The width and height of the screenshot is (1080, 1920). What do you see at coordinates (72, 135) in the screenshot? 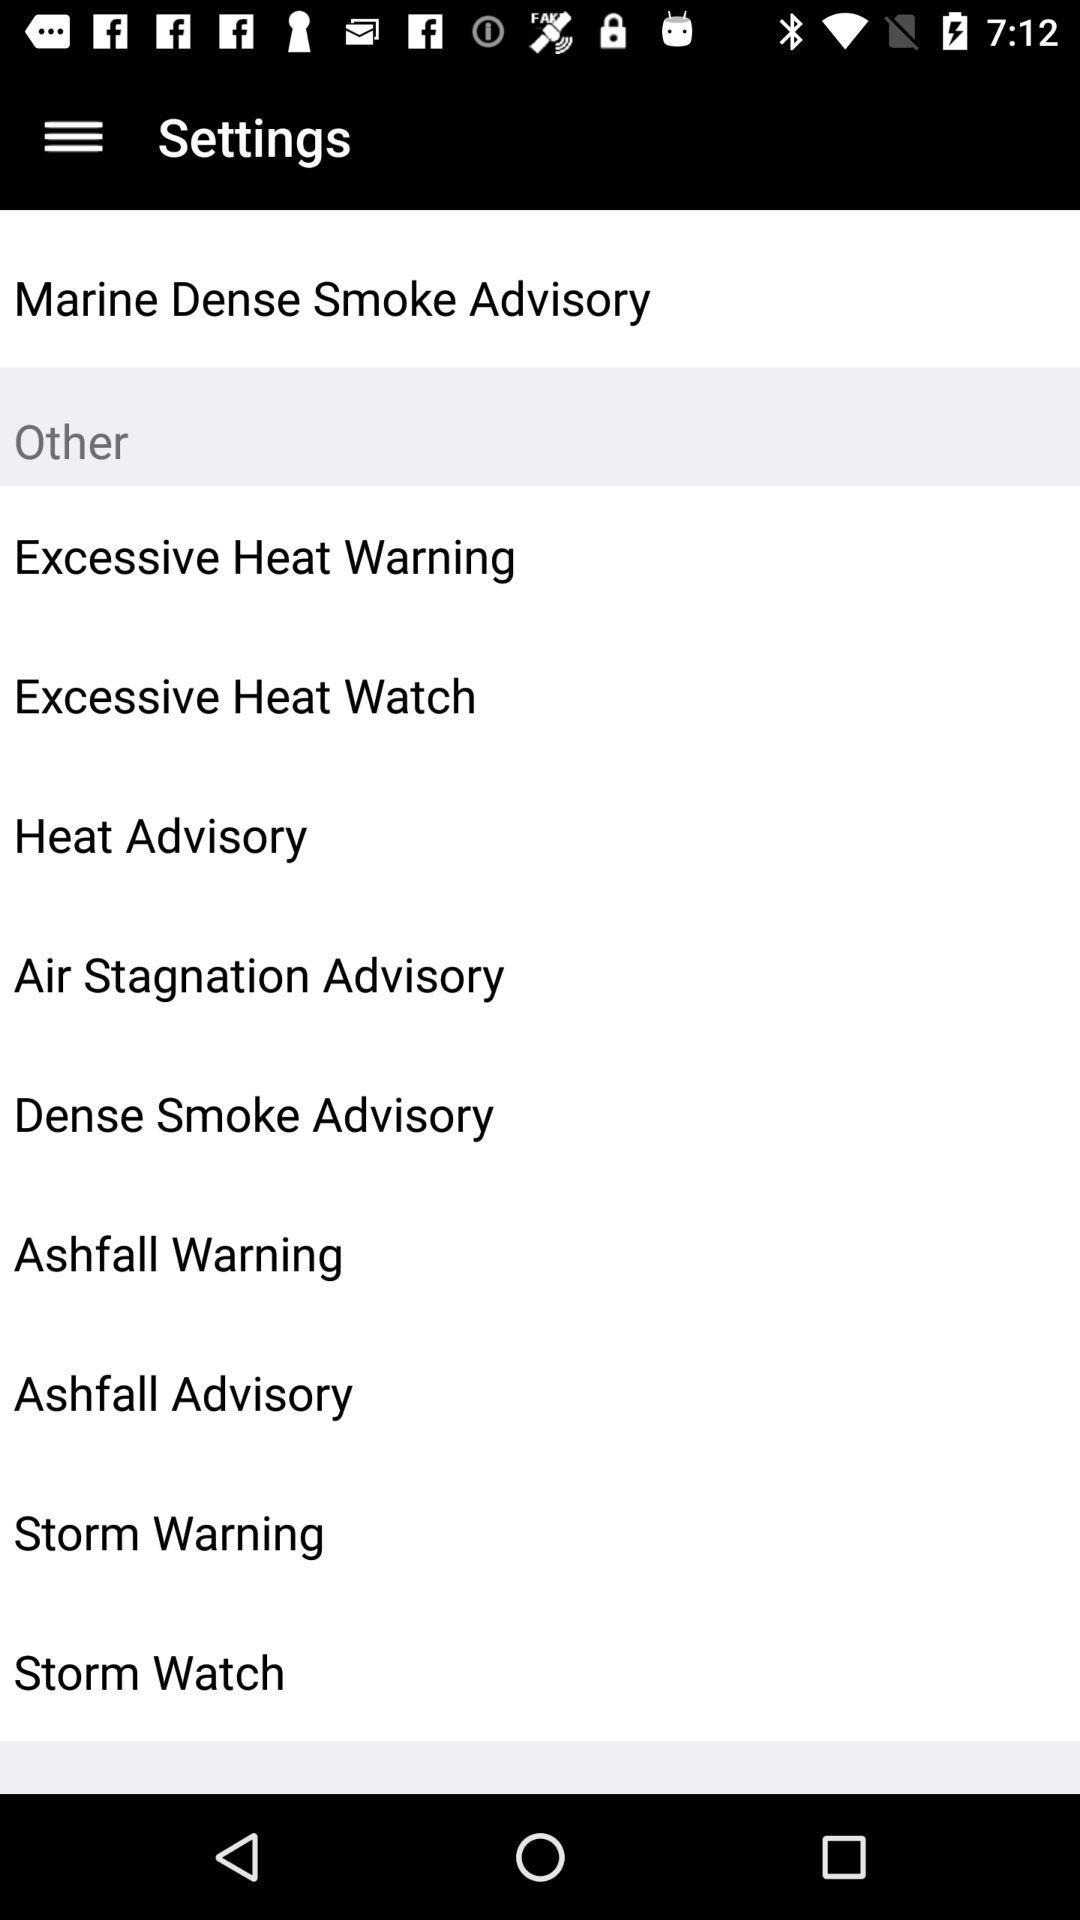
I see `menu` at bounding box center [72, 135].